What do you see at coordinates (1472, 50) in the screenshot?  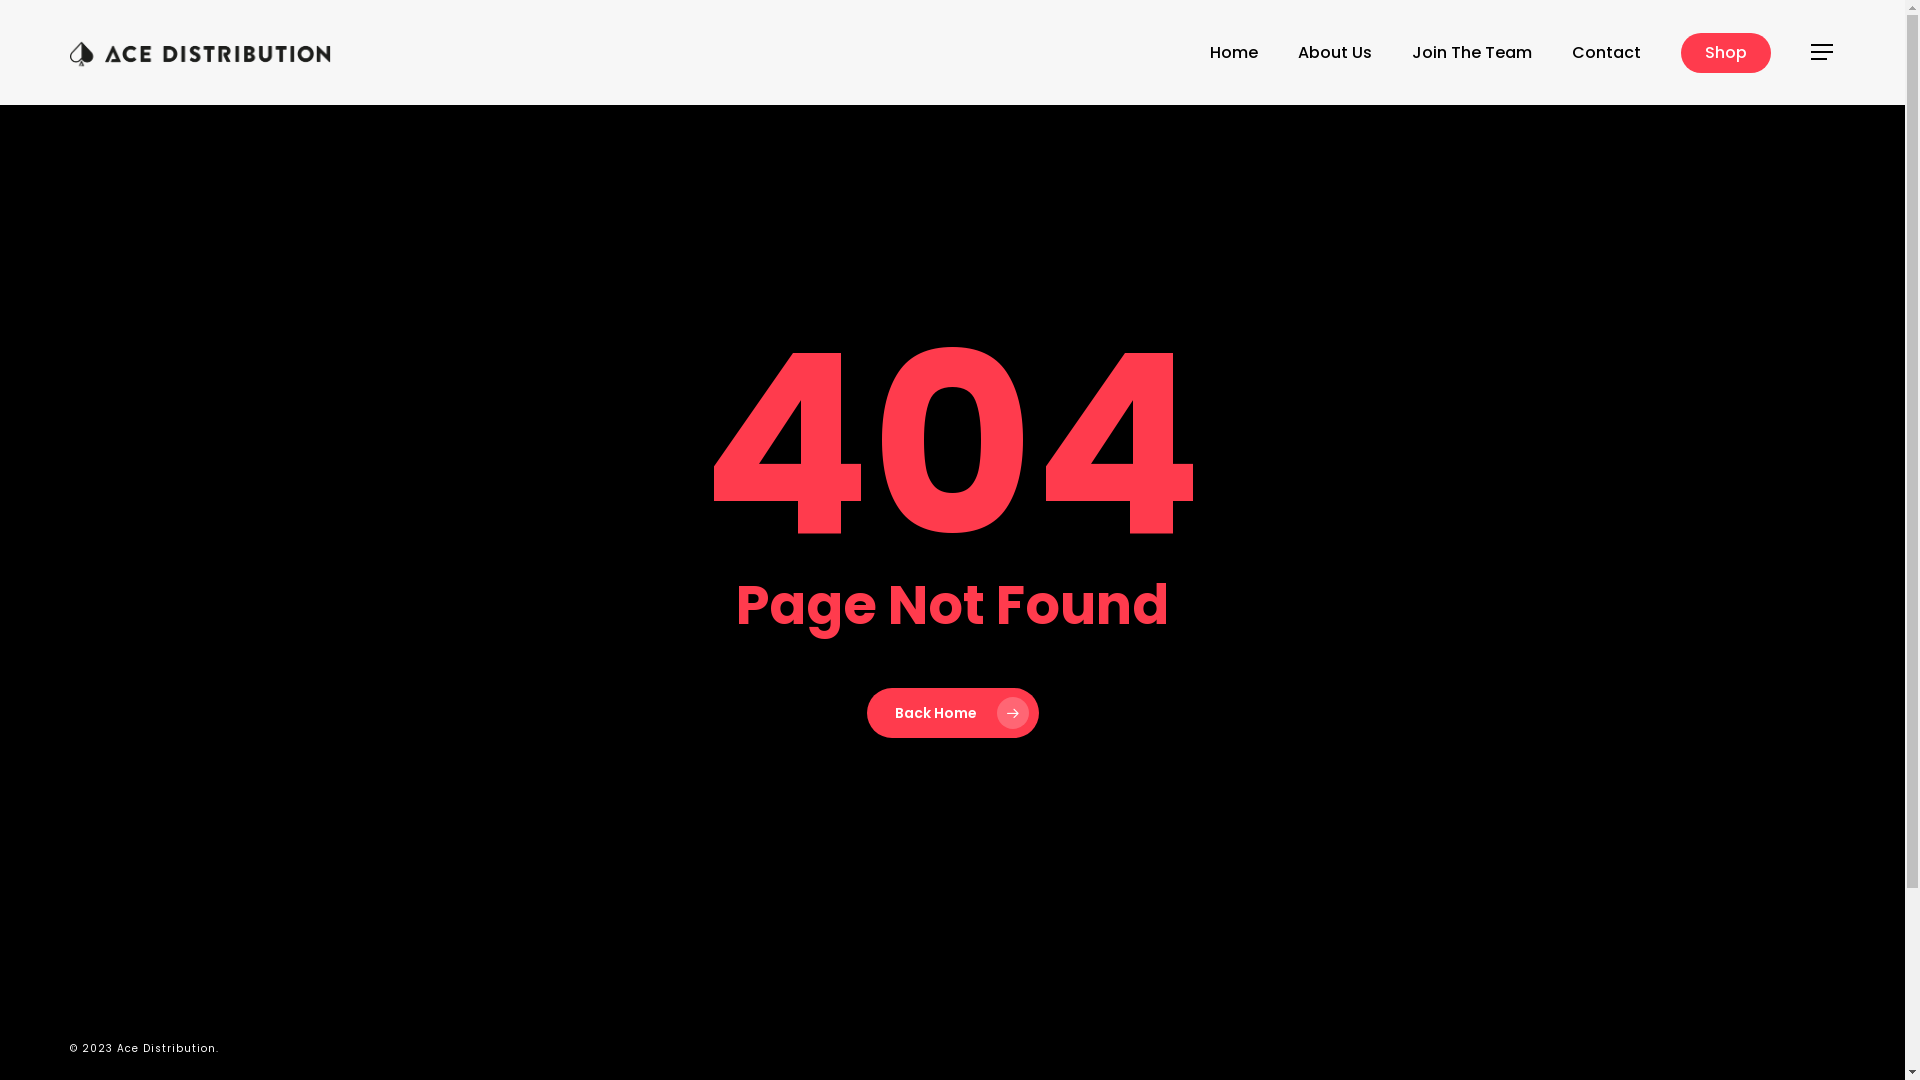 I see `'Join The Team'` at bounding box center [1472, 50].